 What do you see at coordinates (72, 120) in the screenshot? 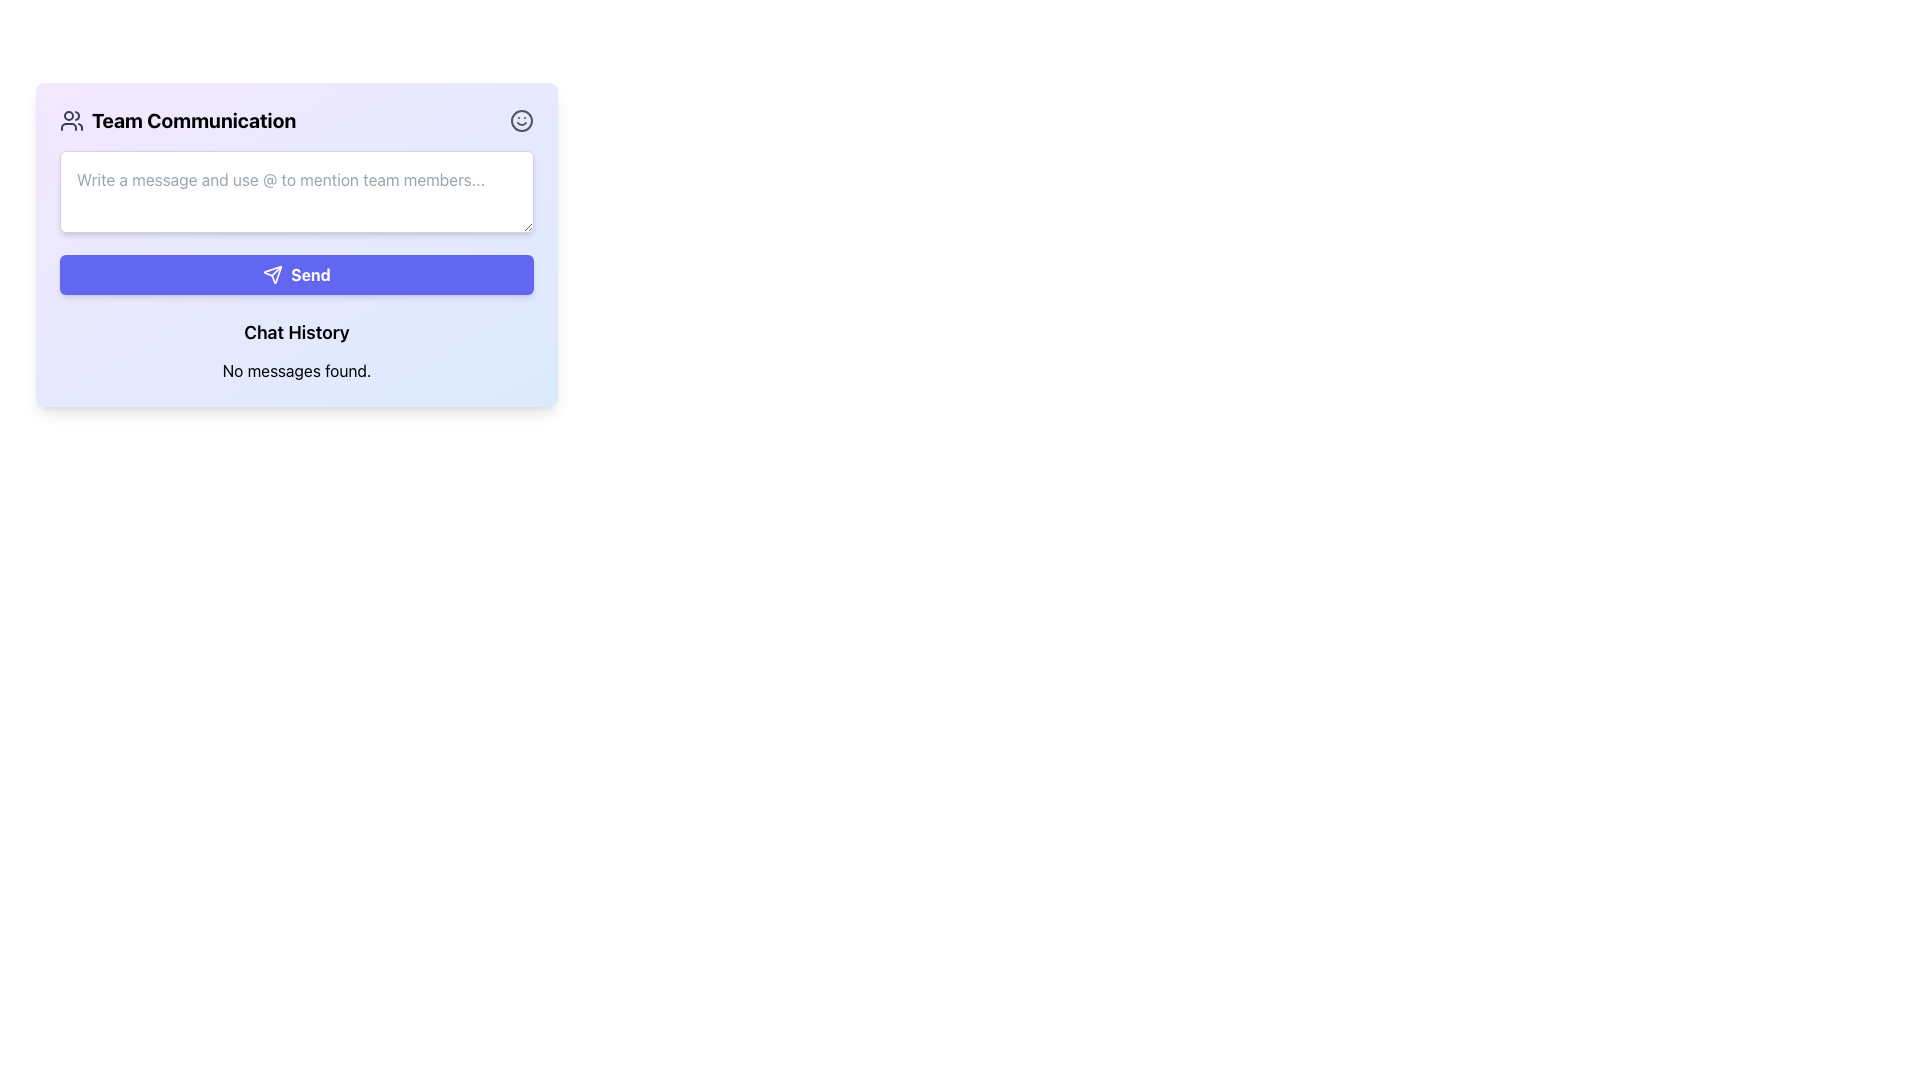
I see `the icon depicting a group of users` at bounding box center [72, 120].